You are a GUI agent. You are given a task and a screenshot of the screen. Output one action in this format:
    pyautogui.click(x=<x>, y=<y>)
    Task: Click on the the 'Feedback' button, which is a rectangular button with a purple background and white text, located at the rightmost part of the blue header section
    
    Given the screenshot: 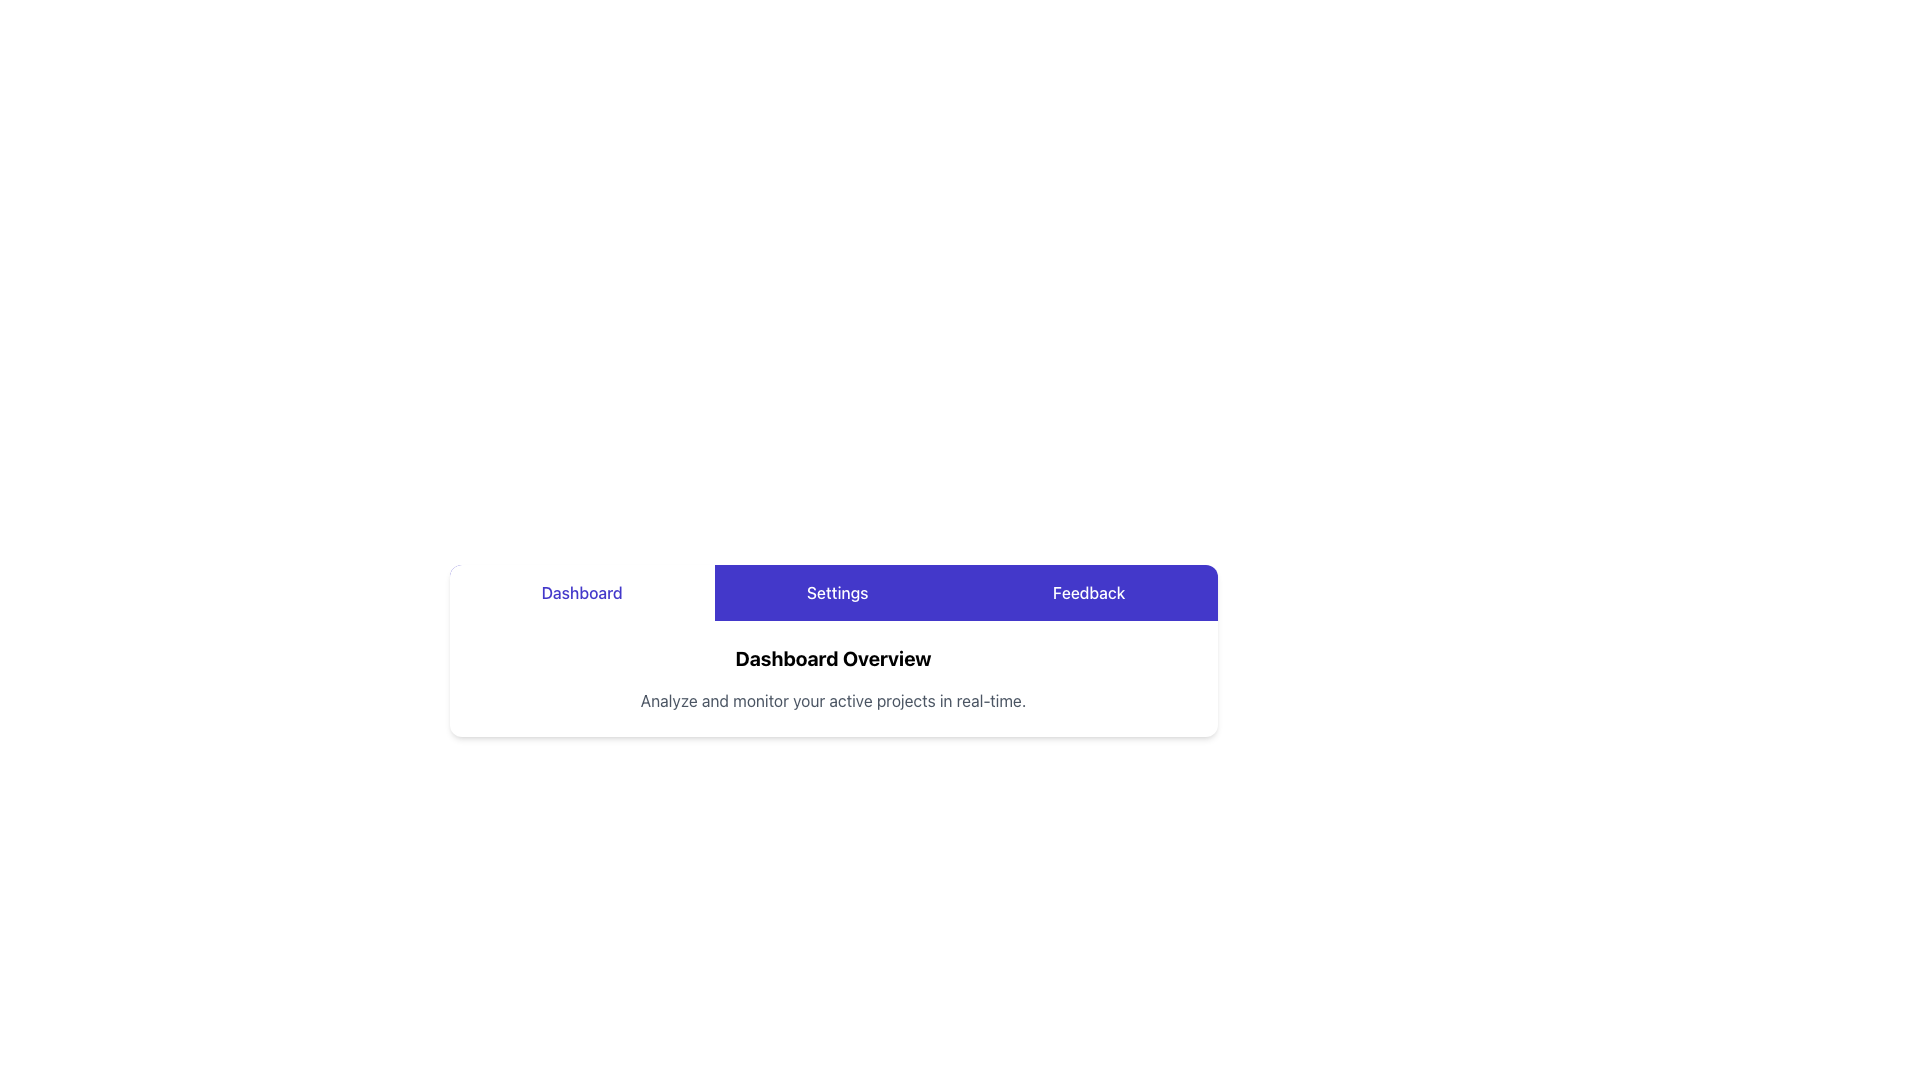 What is the action you would take?
    pyautogui.click(x=1088, y=592)
    